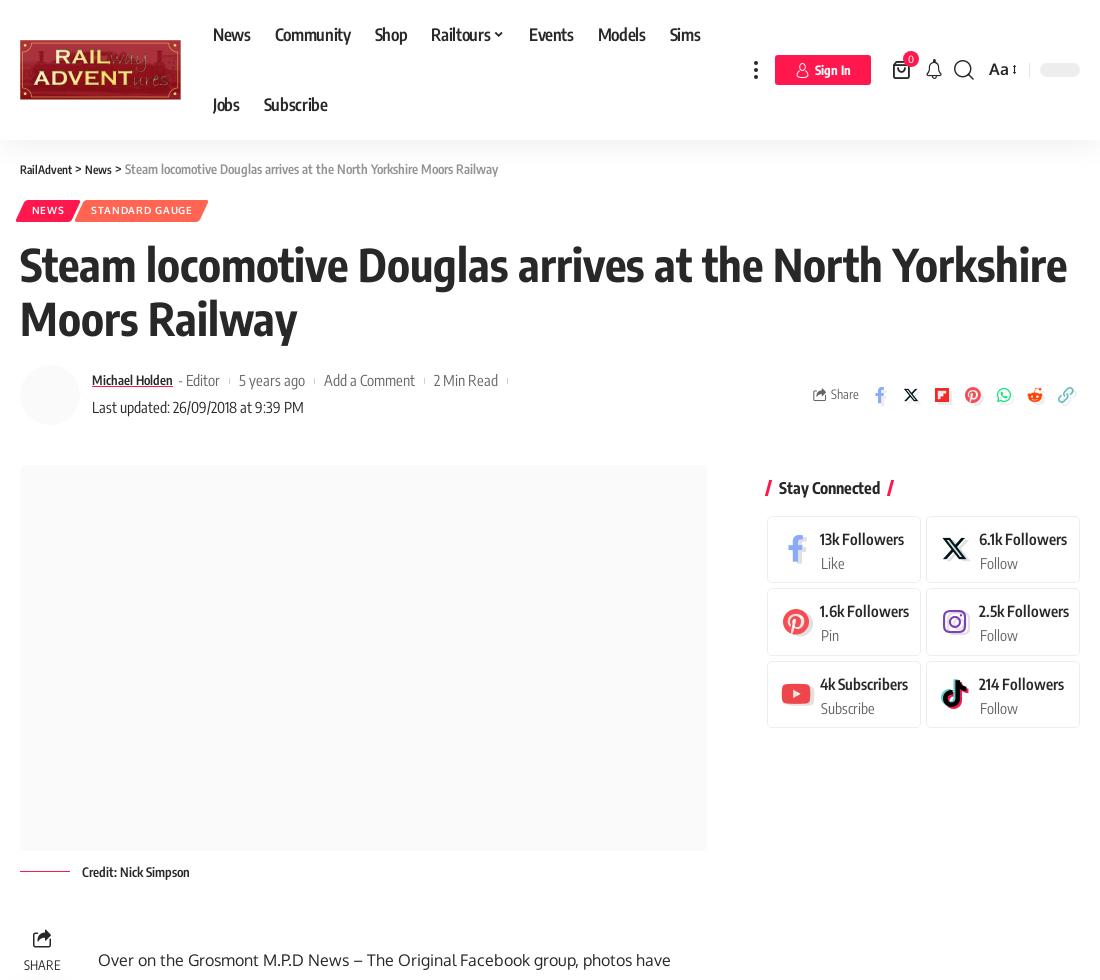  Describe the element at coordinates (390, 34) in the screenshot. I see `'Shop'` at that location.